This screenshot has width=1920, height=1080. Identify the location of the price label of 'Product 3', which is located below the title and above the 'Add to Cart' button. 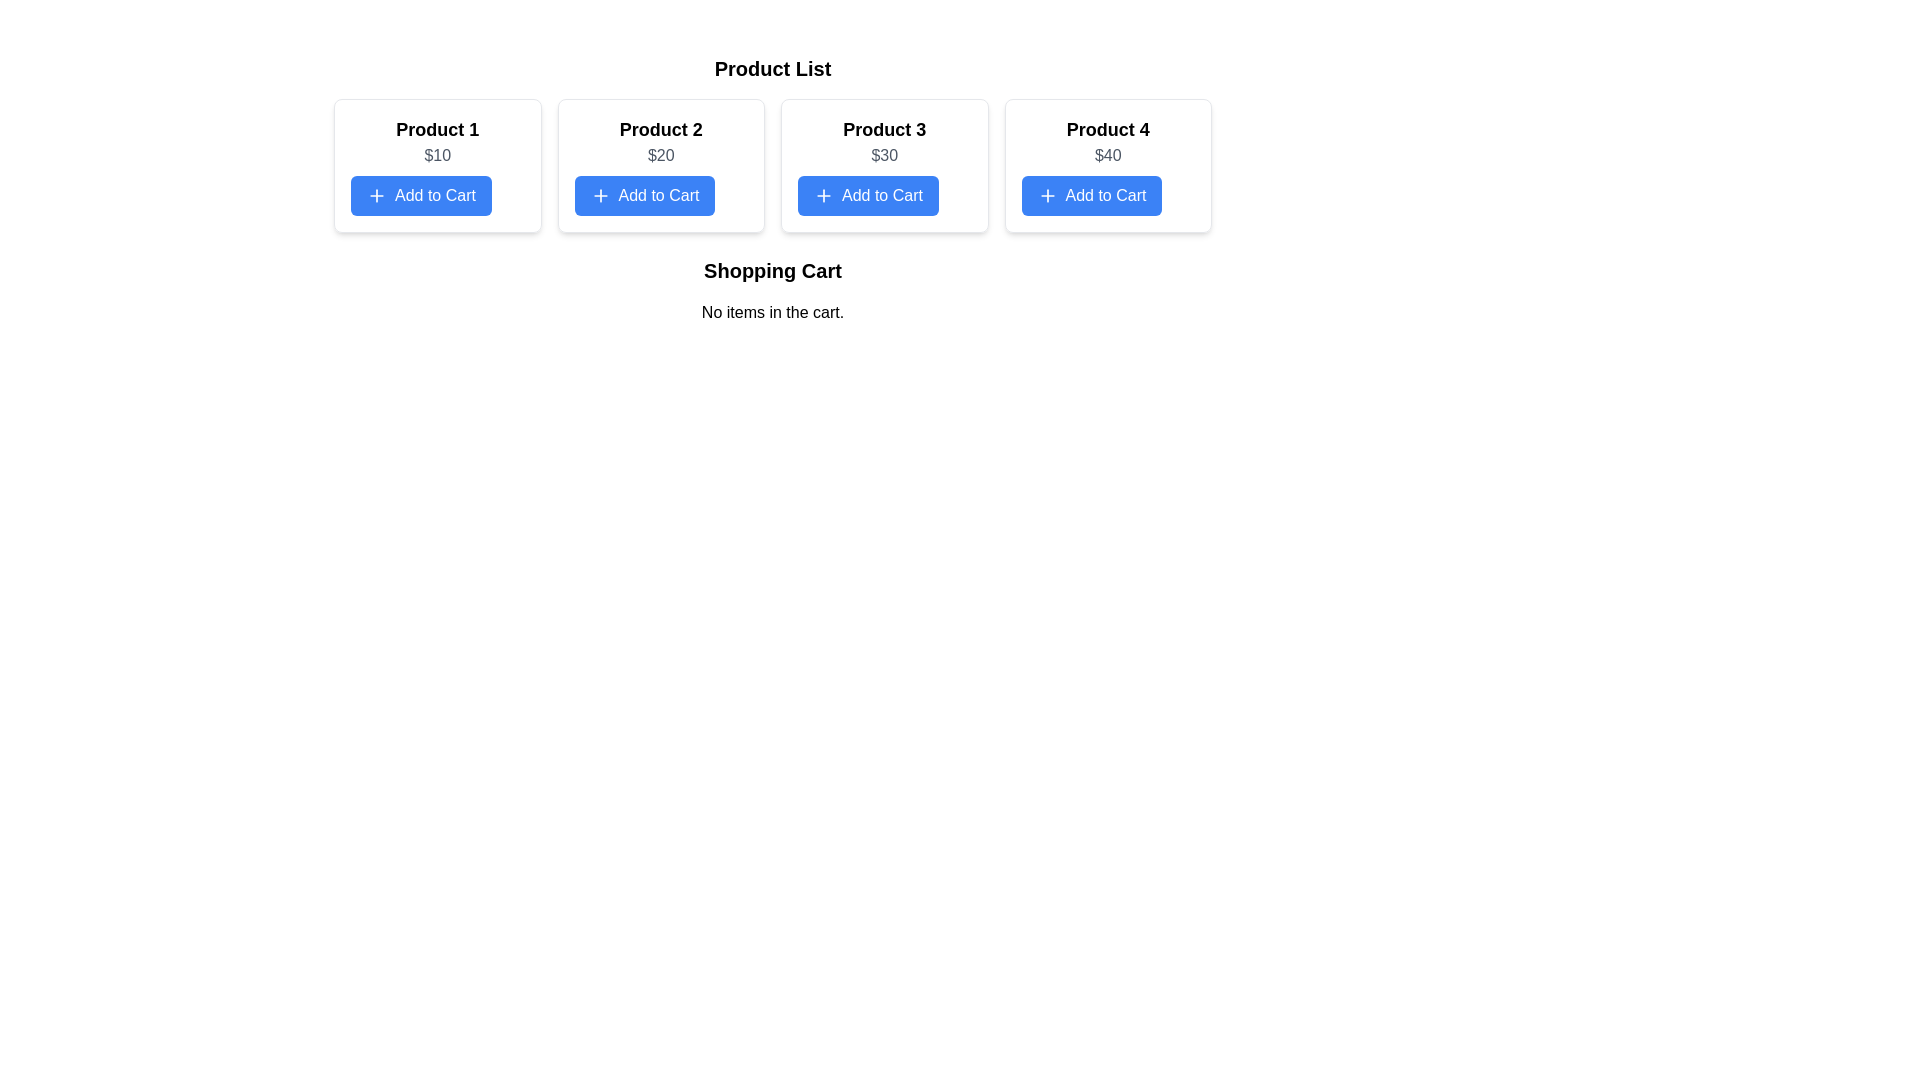
(883, 154).